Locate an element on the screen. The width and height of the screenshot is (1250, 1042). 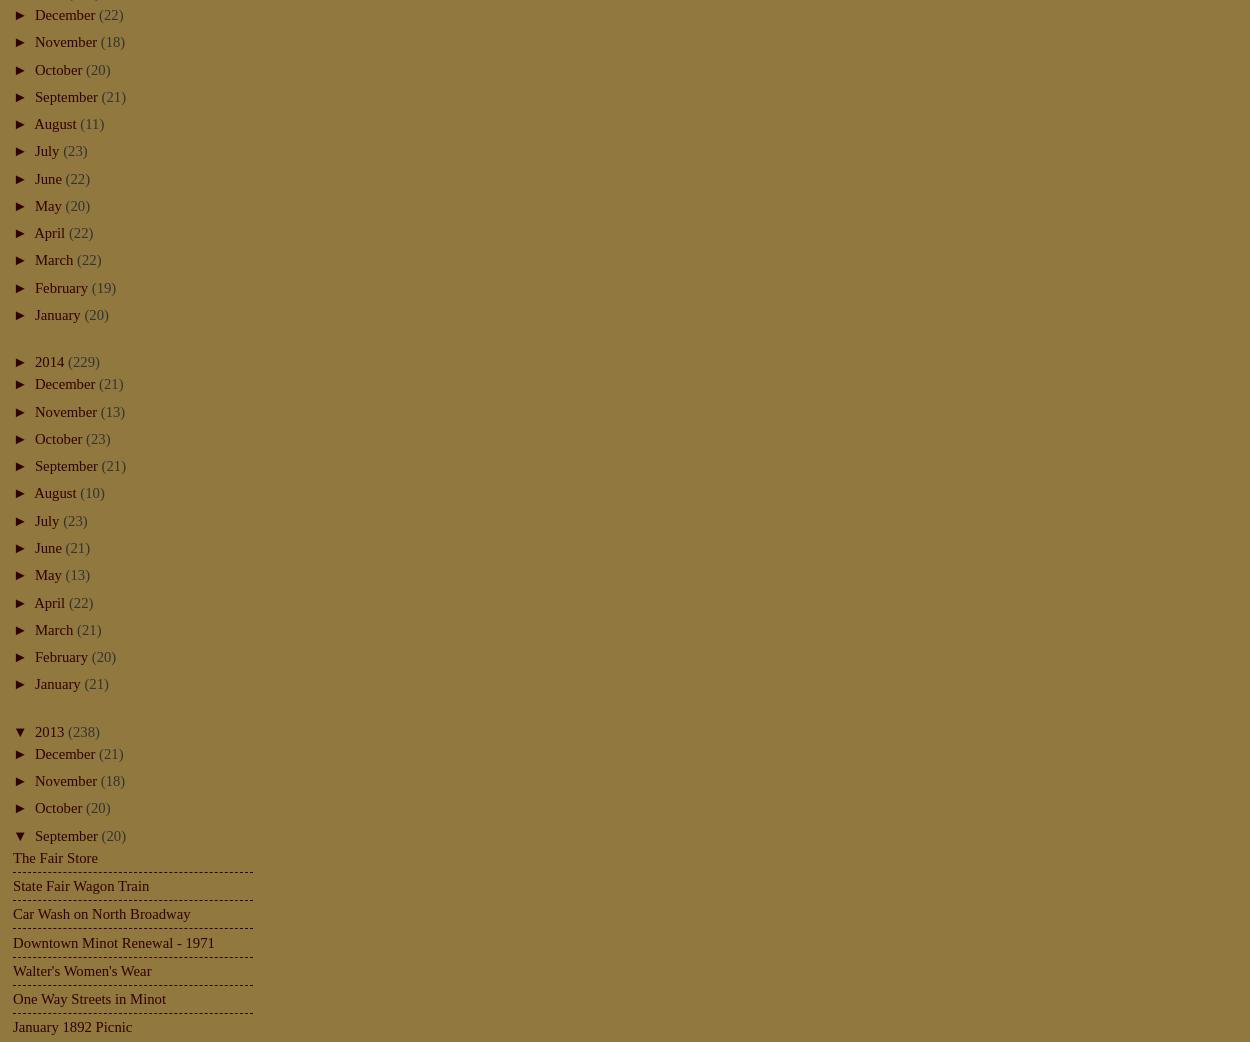
'(11)' is located at coordinates (91, 123).